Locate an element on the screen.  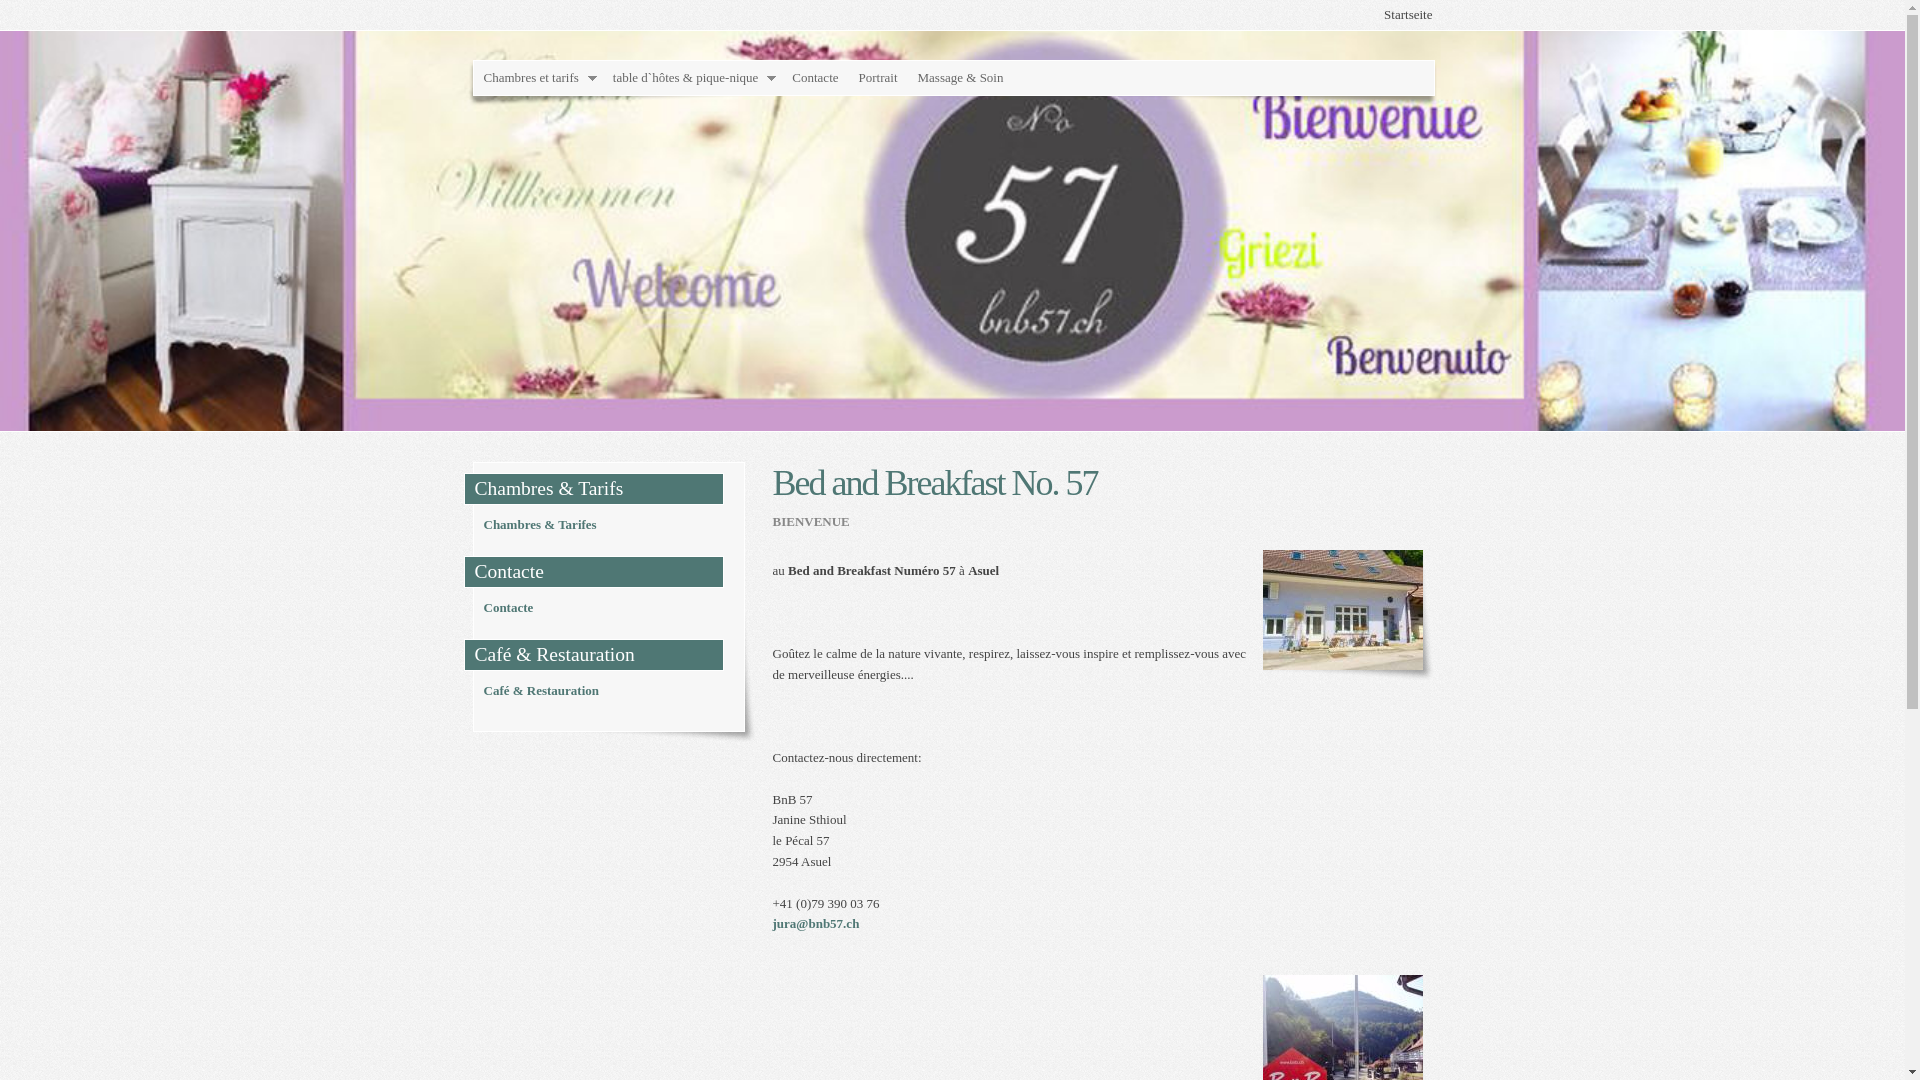
'Startseite' is located at coordinates (1406, 14).